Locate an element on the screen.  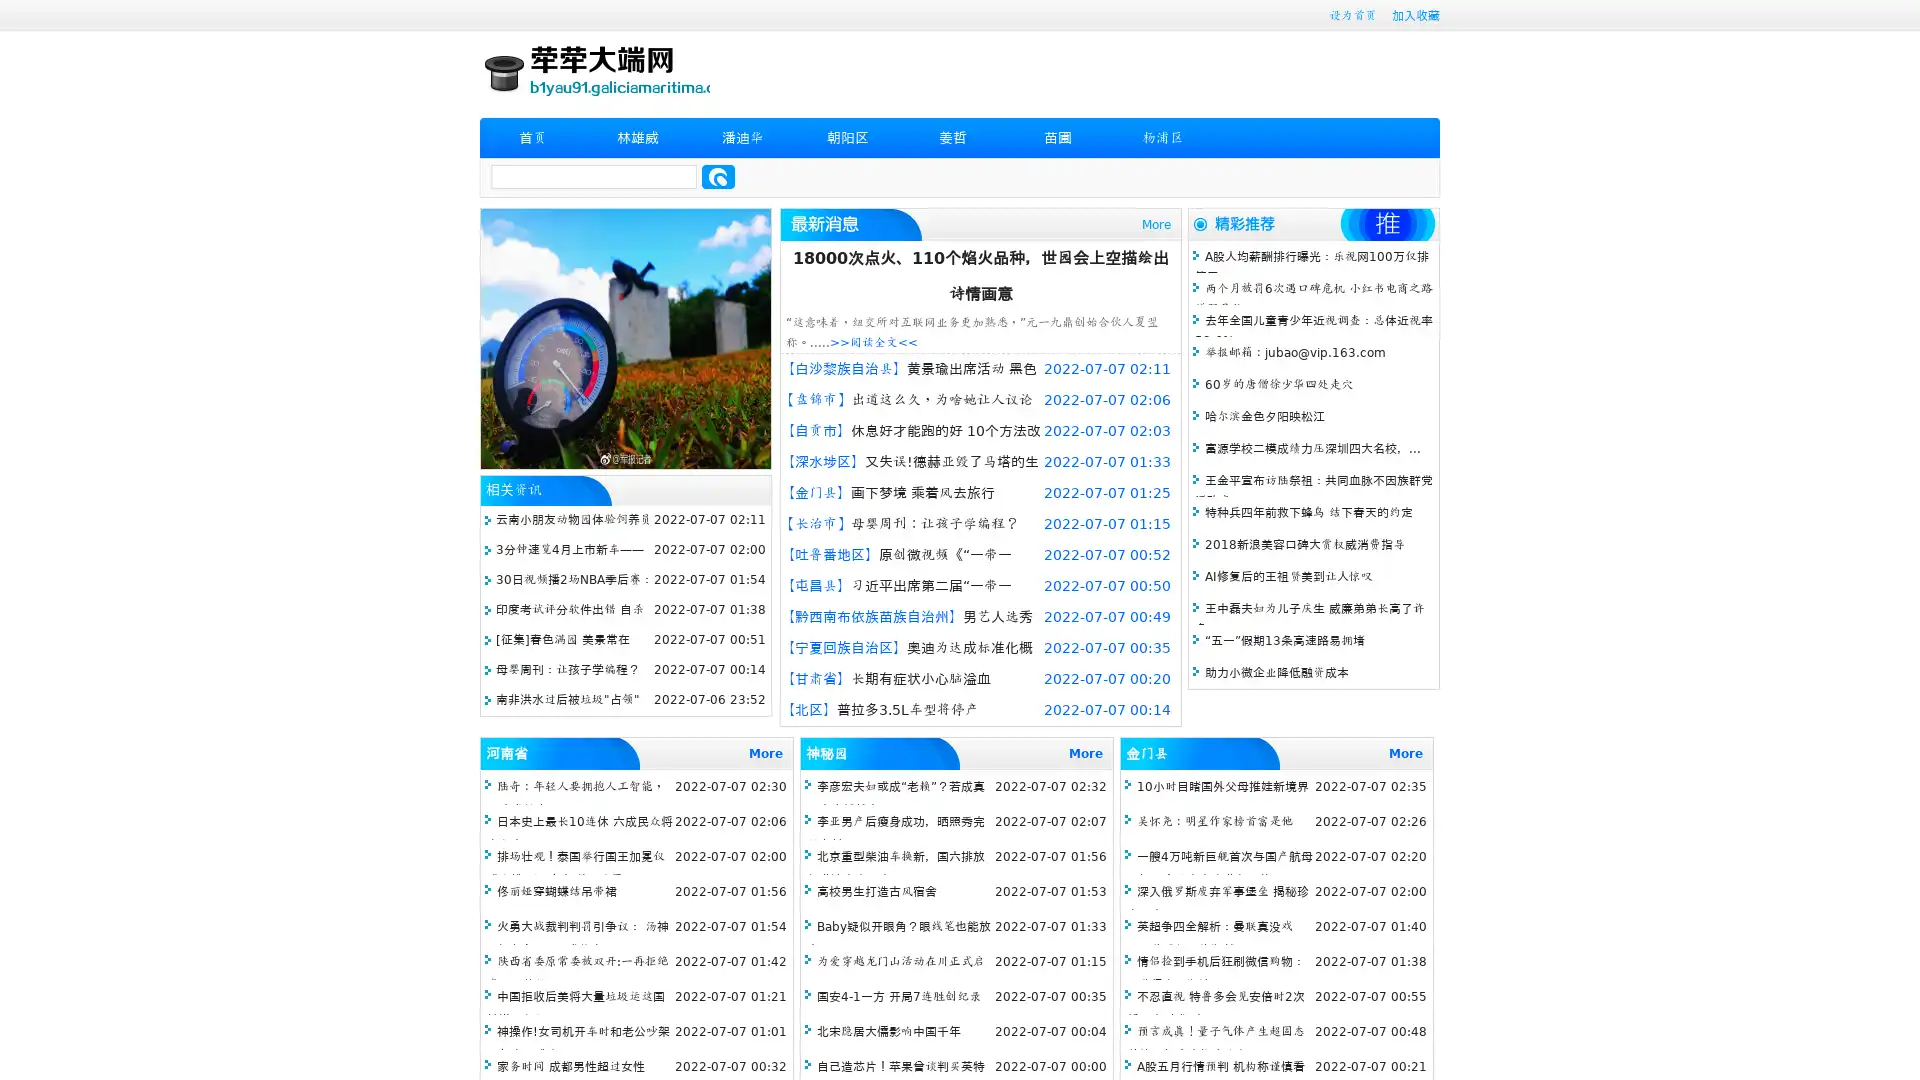
Search is located at coordinates (718, 176).